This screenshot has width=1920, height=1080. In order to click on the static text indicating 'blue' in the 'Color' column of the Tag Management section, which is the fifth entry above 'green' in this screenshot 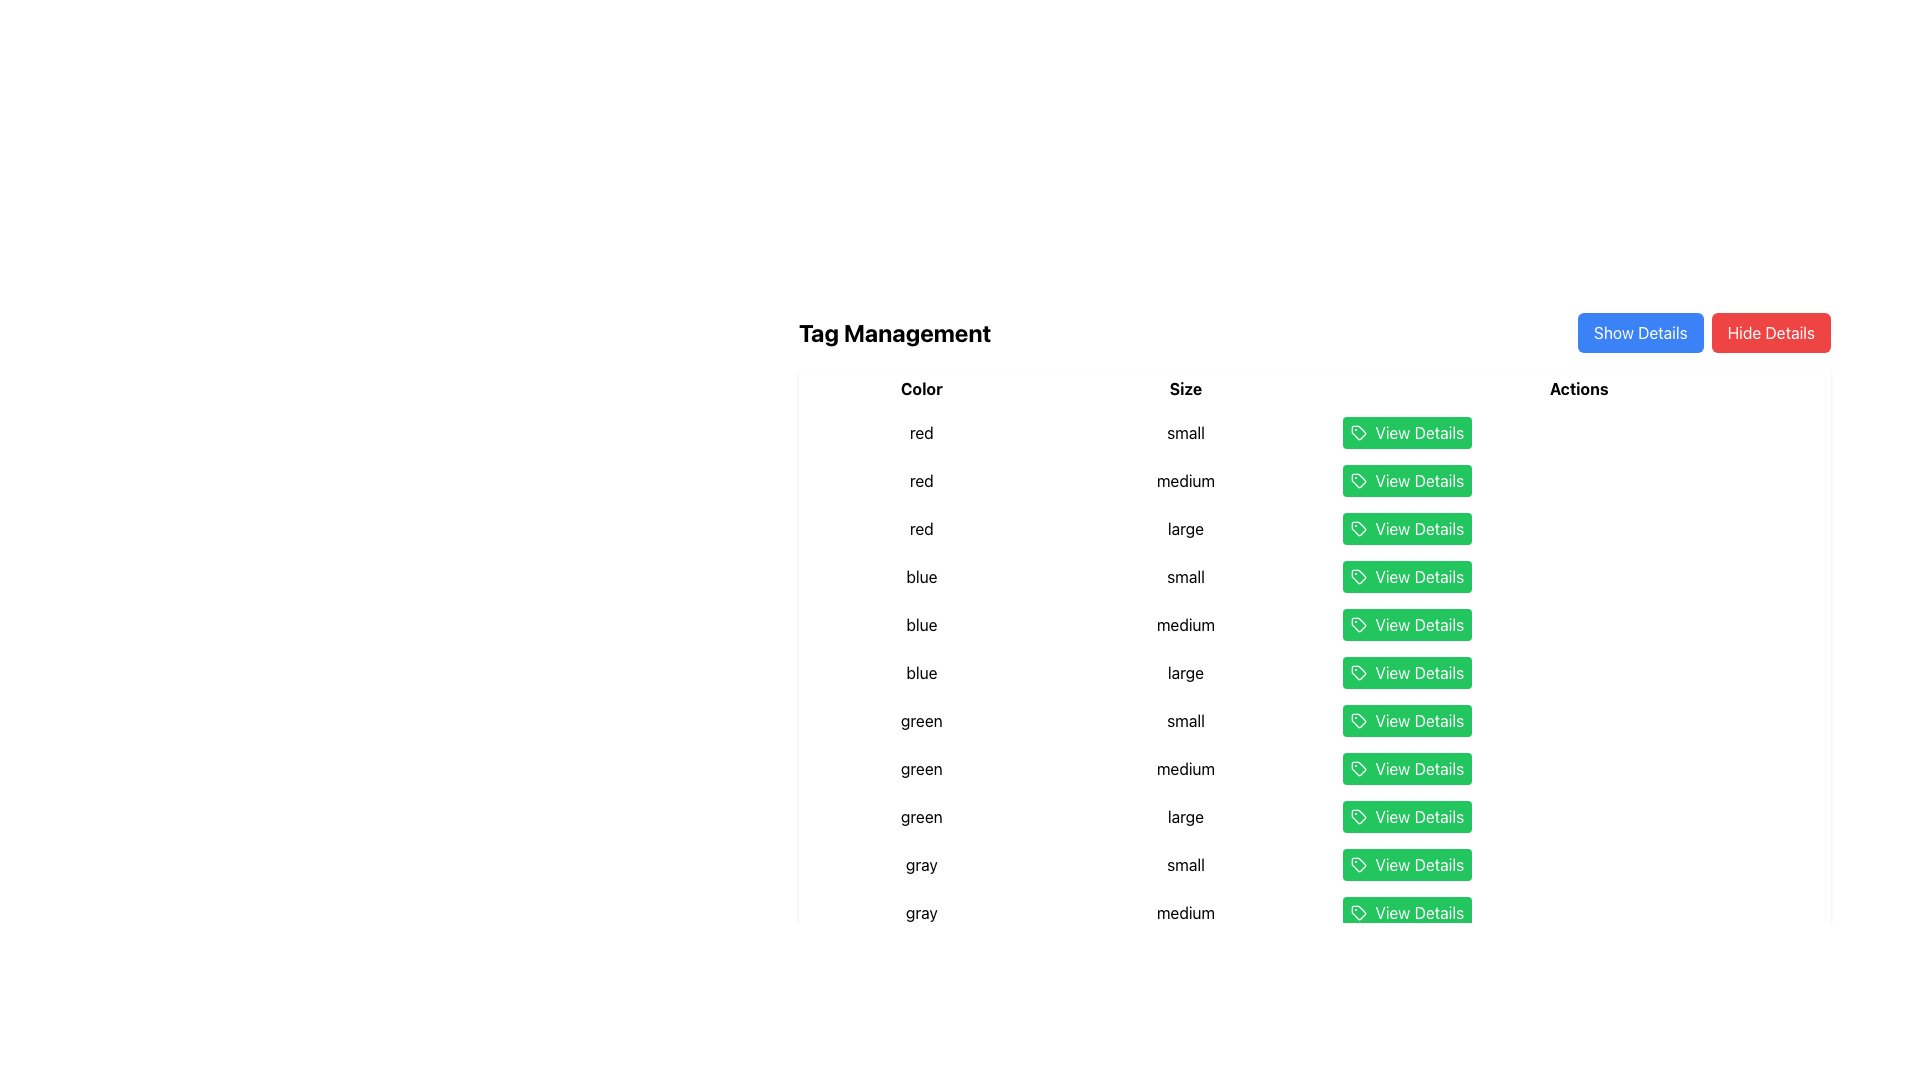, I will do `click(920, 672)`.